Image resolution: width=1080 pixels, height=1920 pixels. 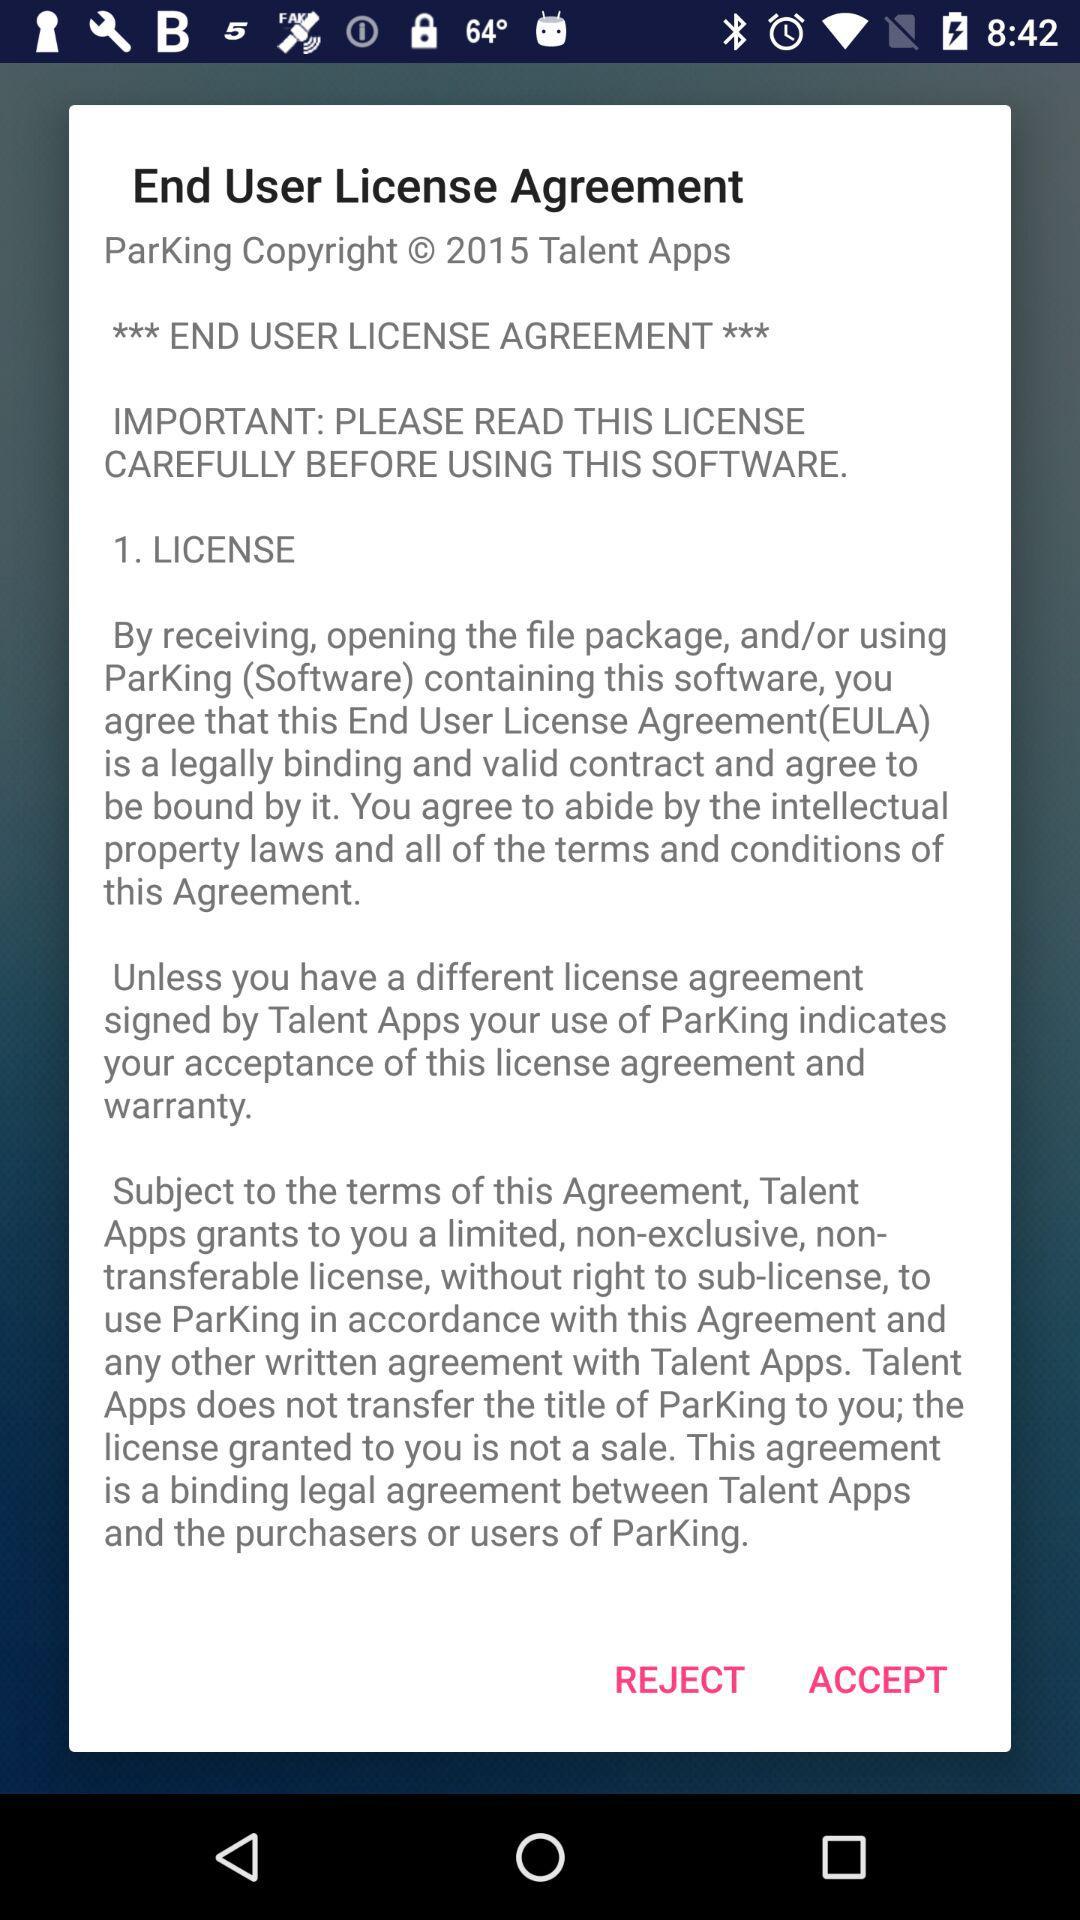 What do you see at coordinates (678, 1678) in the screenshot?
I see `the reject at the bottom` at bounding box center [678, 1678].